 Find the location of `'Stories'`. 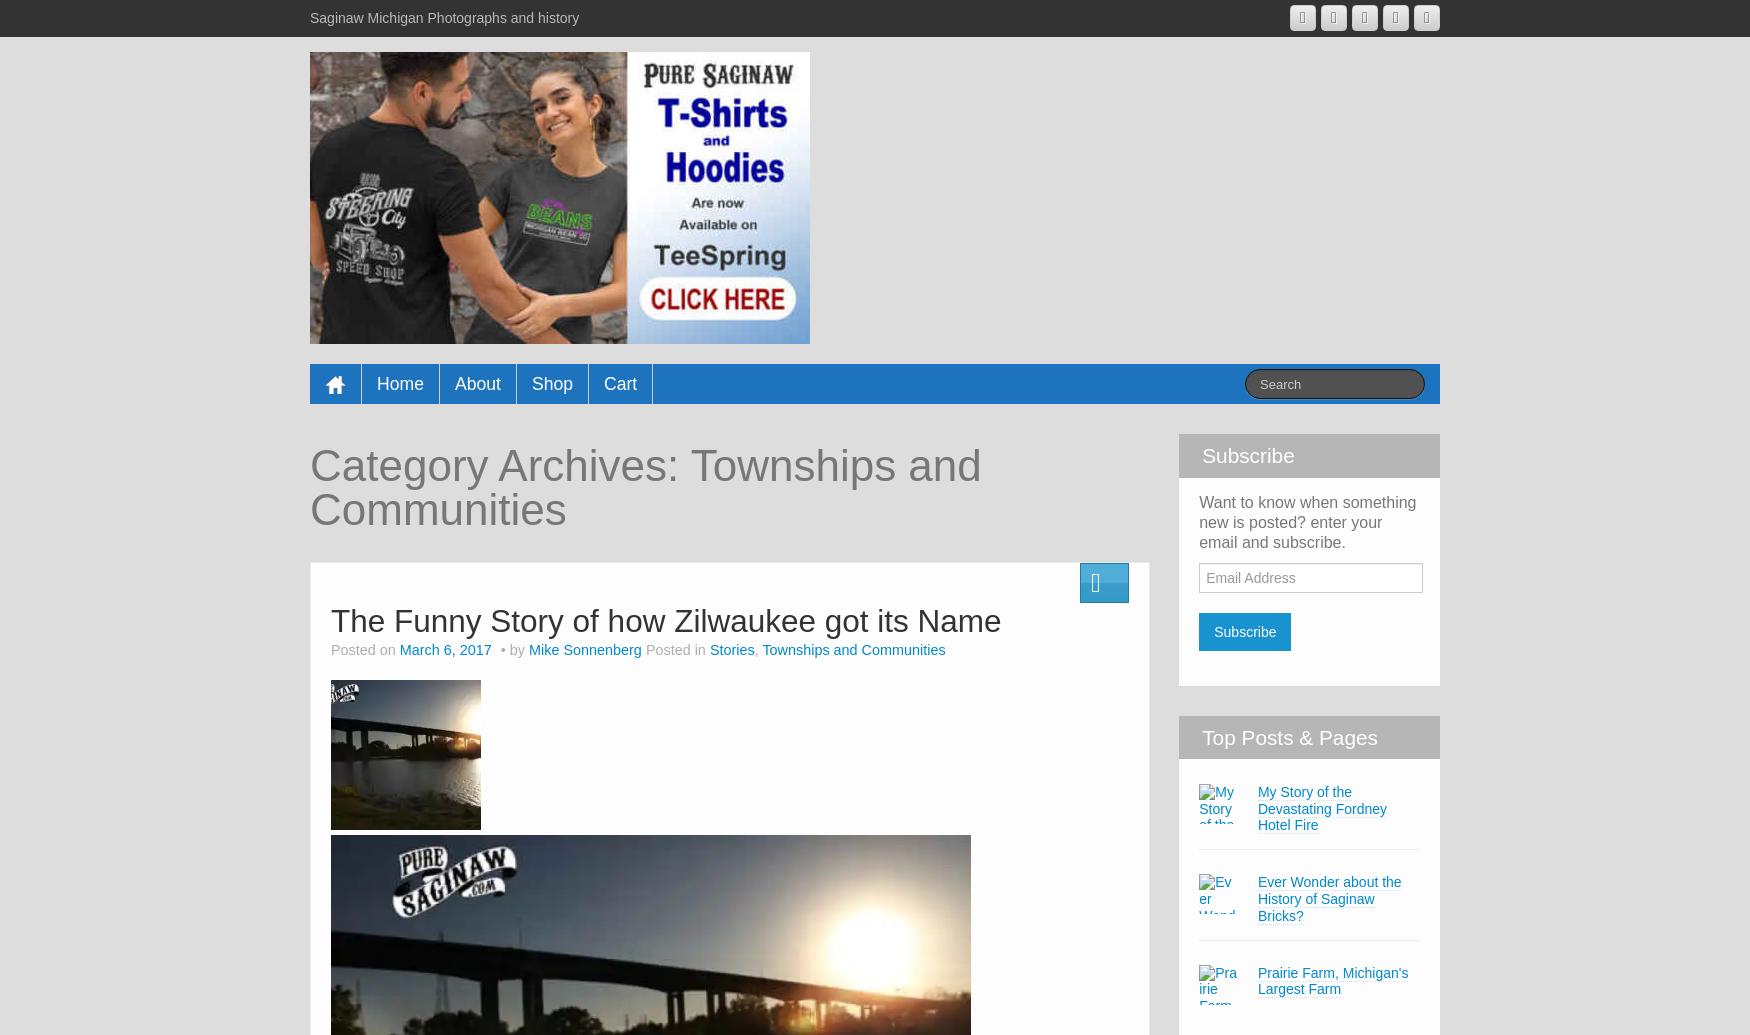

'Stories' is located at coordinates (731, 648).